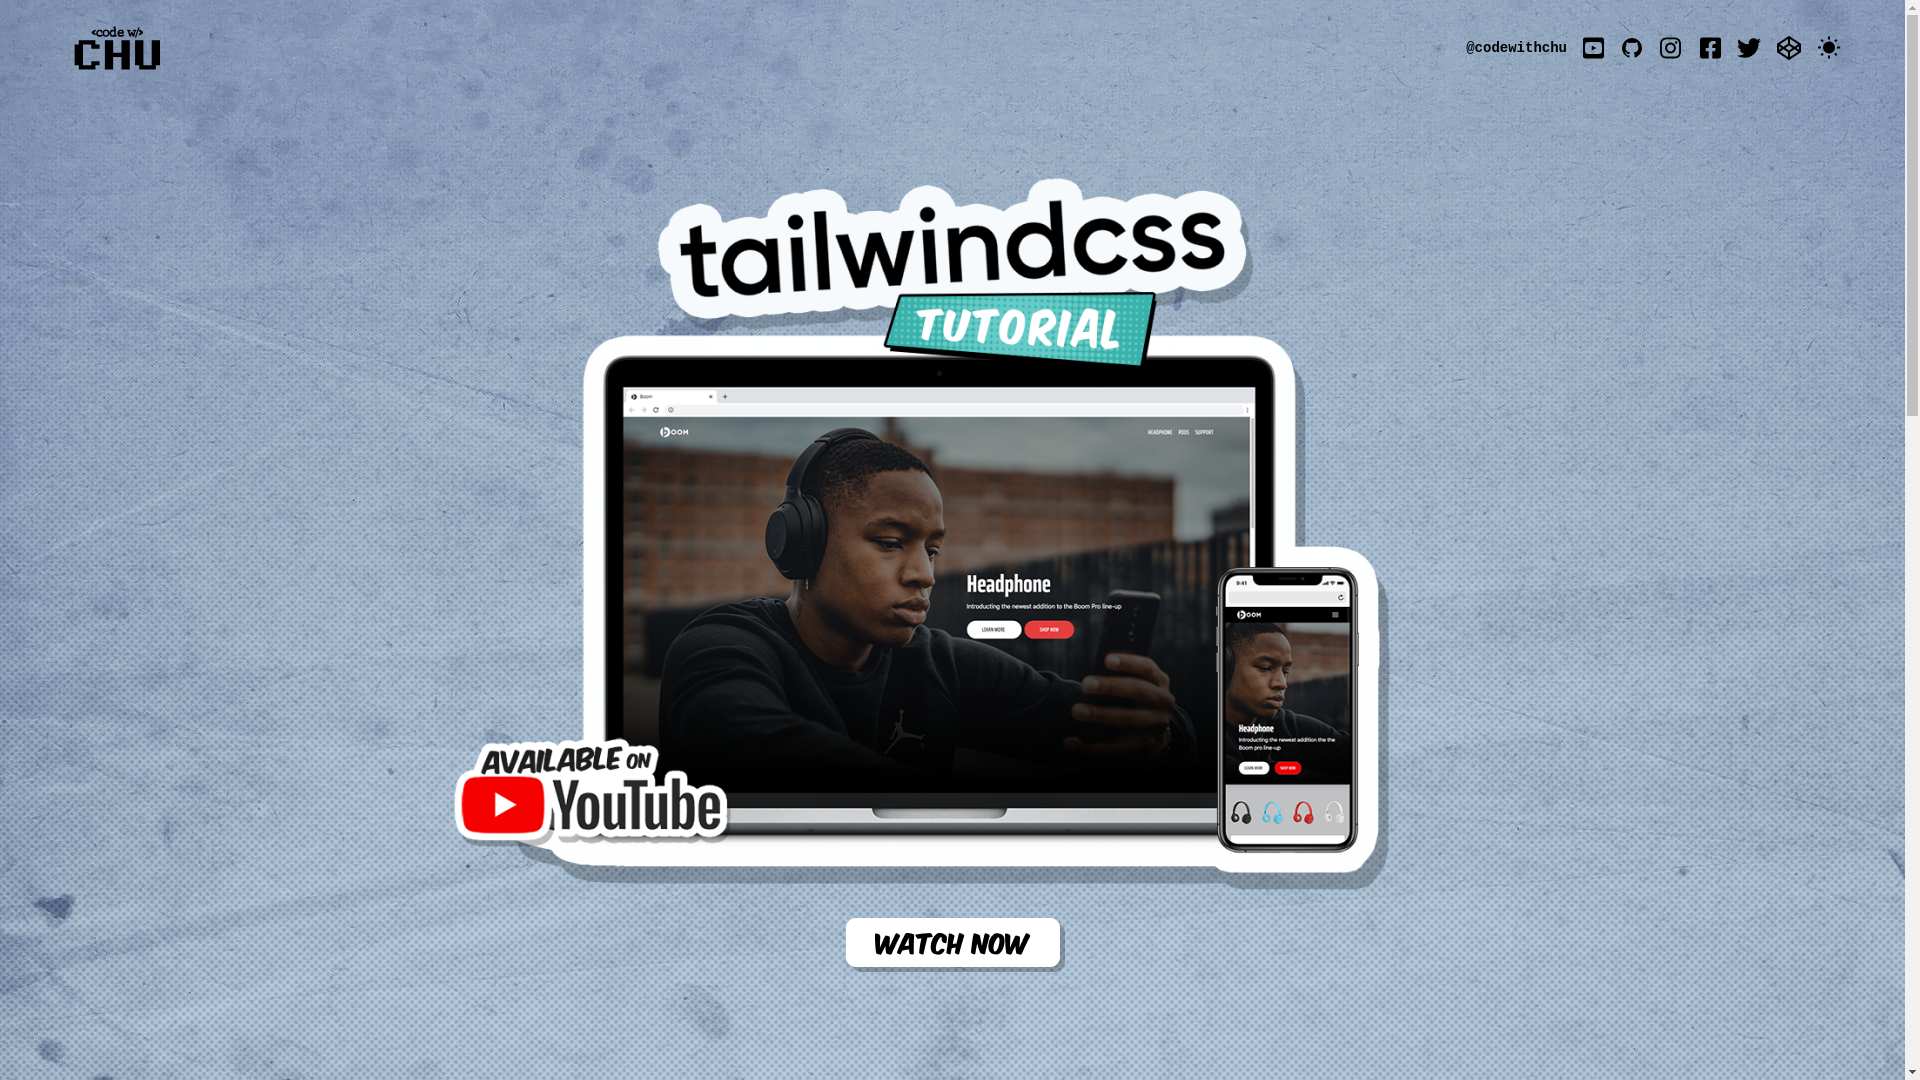 Image resolution: width=1920 pixels, height=1080 pixels. What do you see at coordinates (1789, 46) in the screenshot?
I see `'Follow CodeWithChu on Codepen'` at bounding box center [1789, 46].